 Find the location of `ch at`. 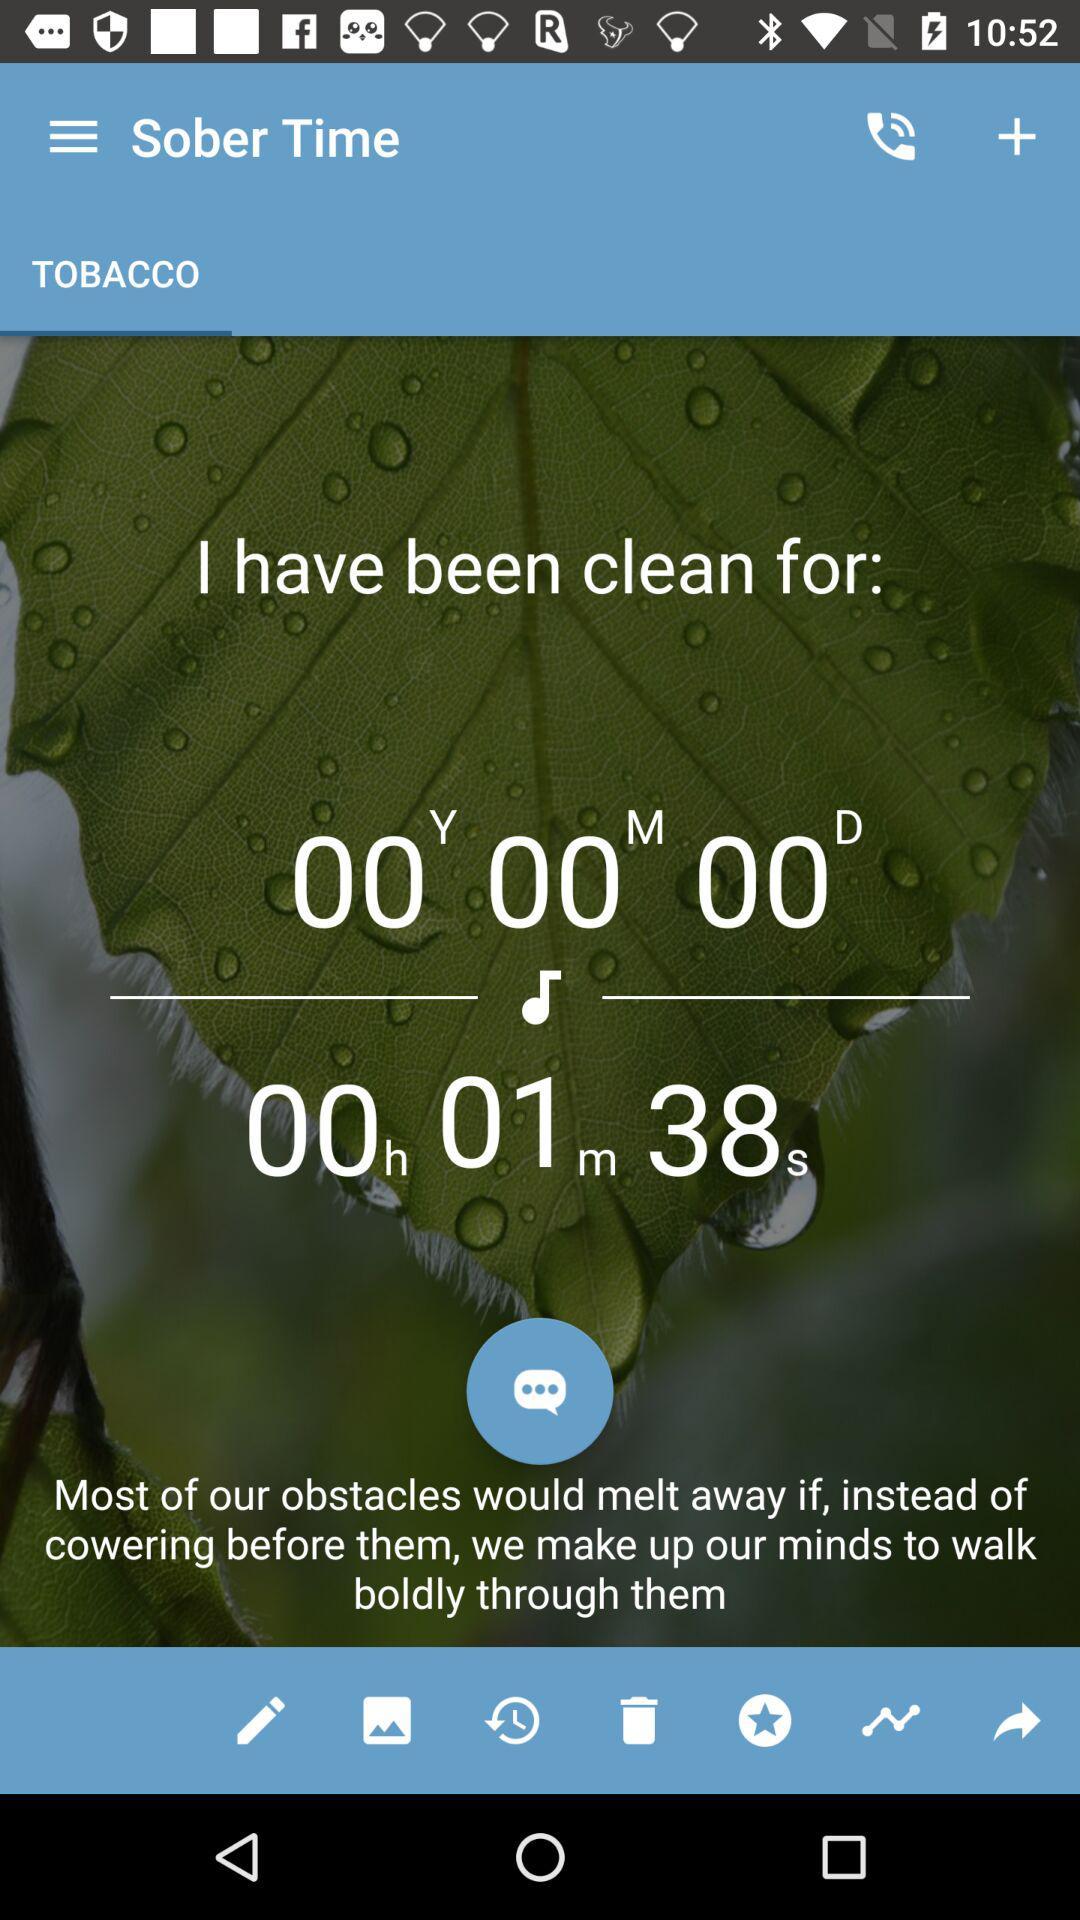

ch at is located at coordinates (540, 1390).